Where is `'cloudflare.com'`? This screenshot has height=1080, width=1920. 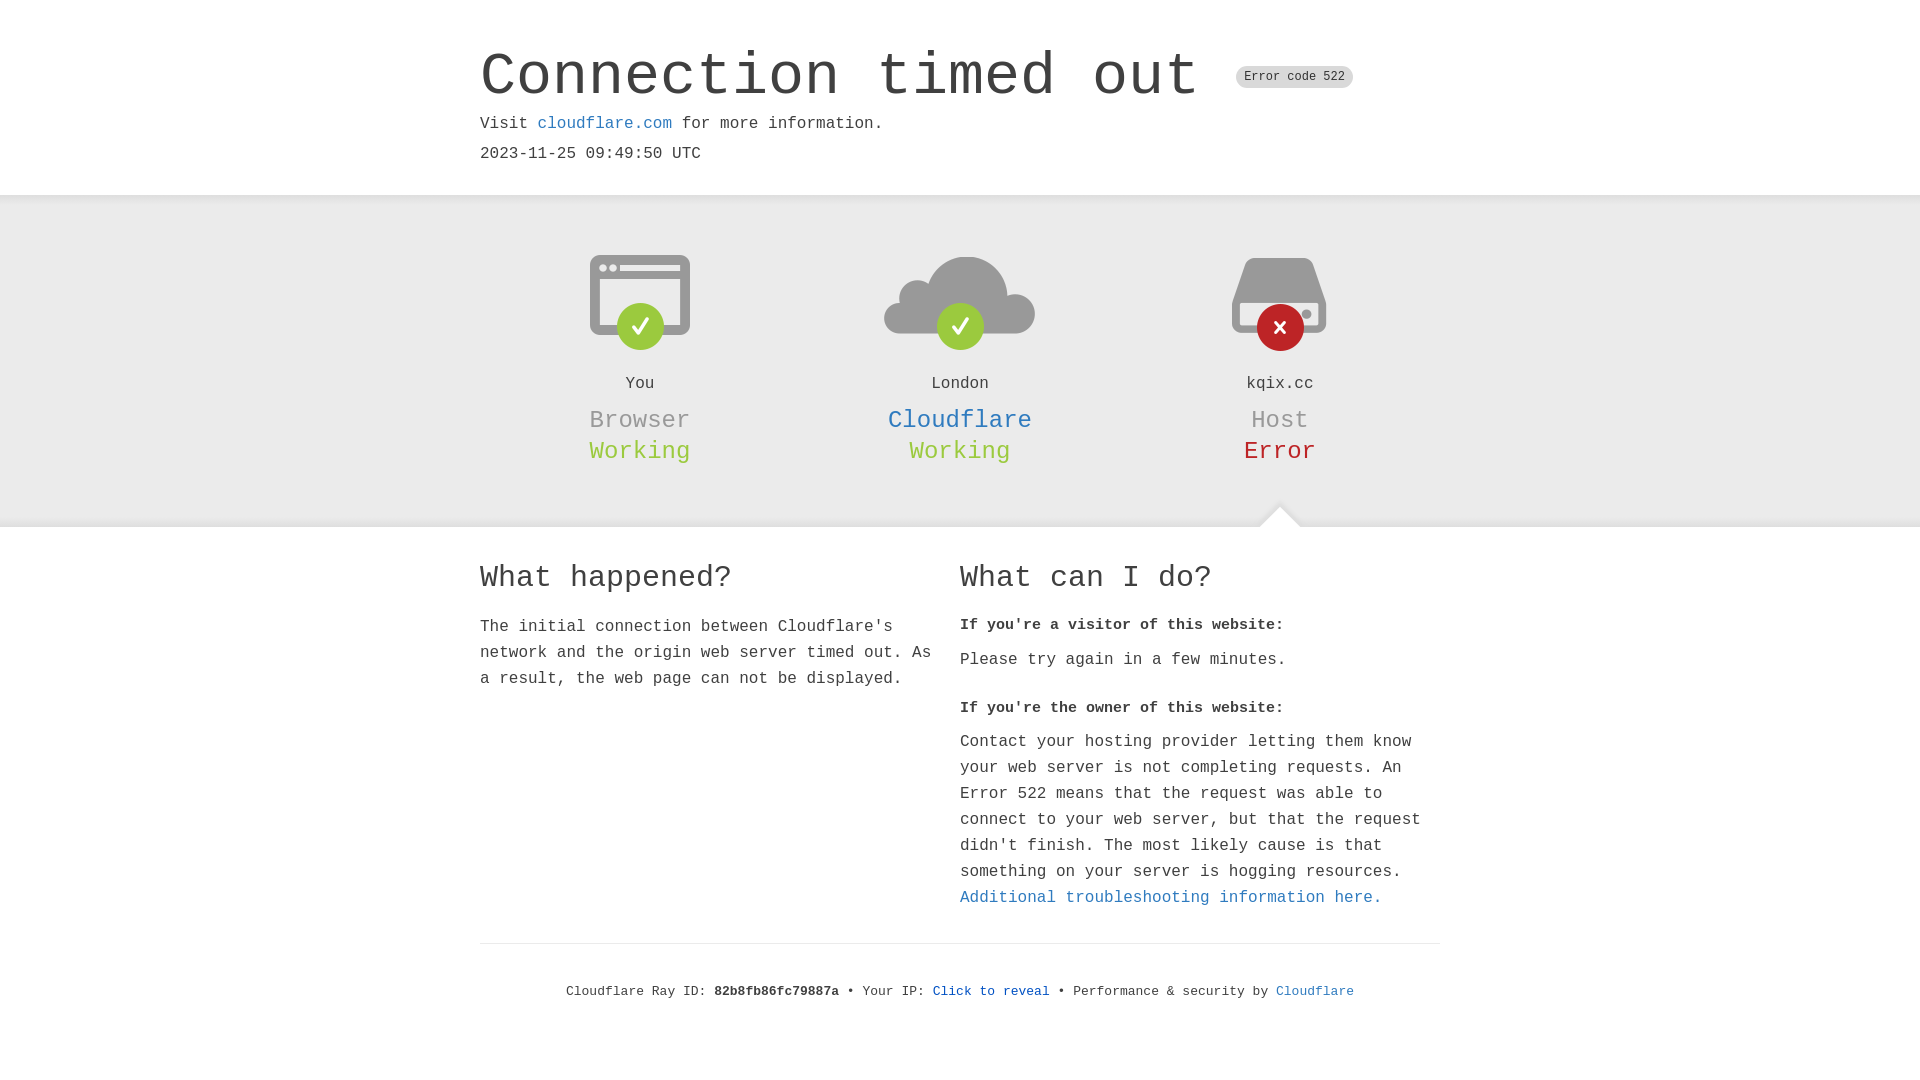 'cloudflare.com' is located at coordinates (603, 123).